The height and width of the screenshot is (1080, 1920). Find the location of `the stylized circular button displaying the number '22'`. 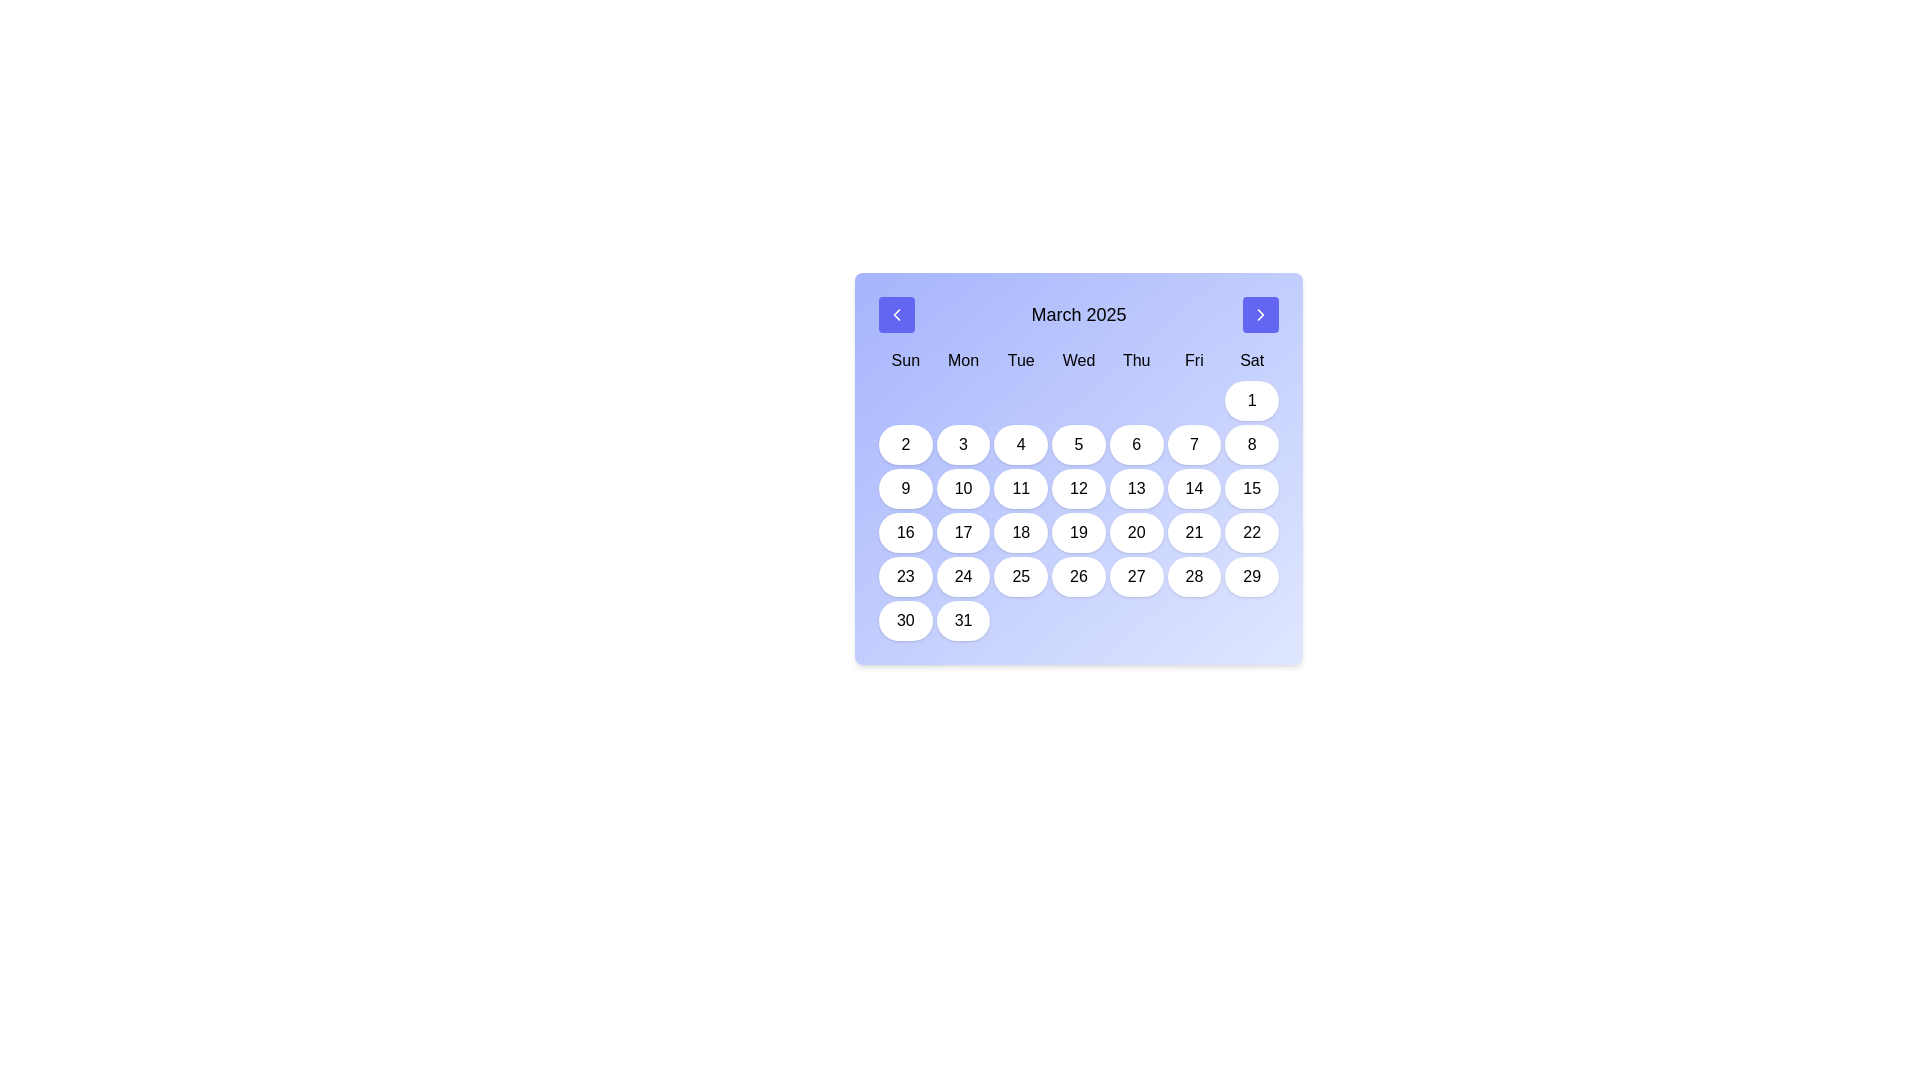

the stylized circular button displaying the number '22' is located at coordinates (1251, 531).